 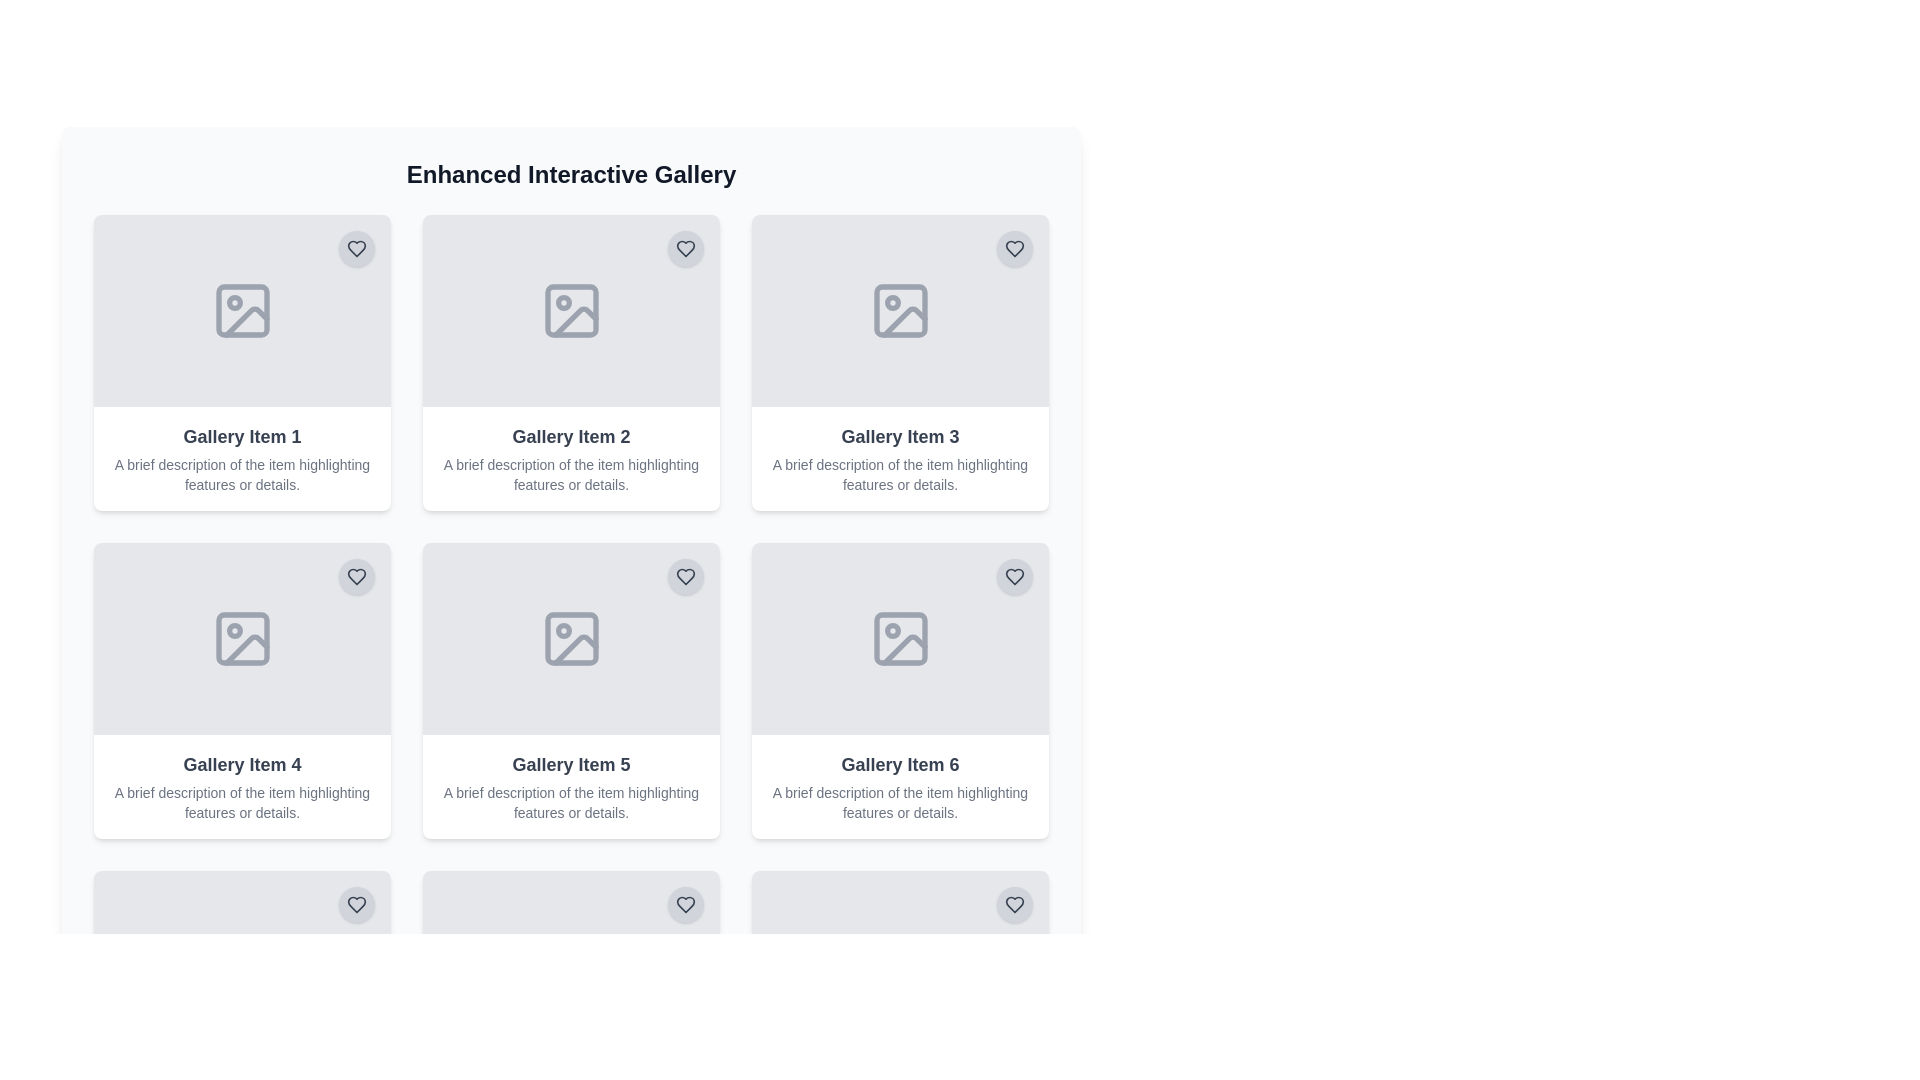 I want to click on the SVG icon representing 'Gallery Item 5' located centrally within the card in the 'Enhanced Interactive Gallery' section, so click(x=570, y=639).